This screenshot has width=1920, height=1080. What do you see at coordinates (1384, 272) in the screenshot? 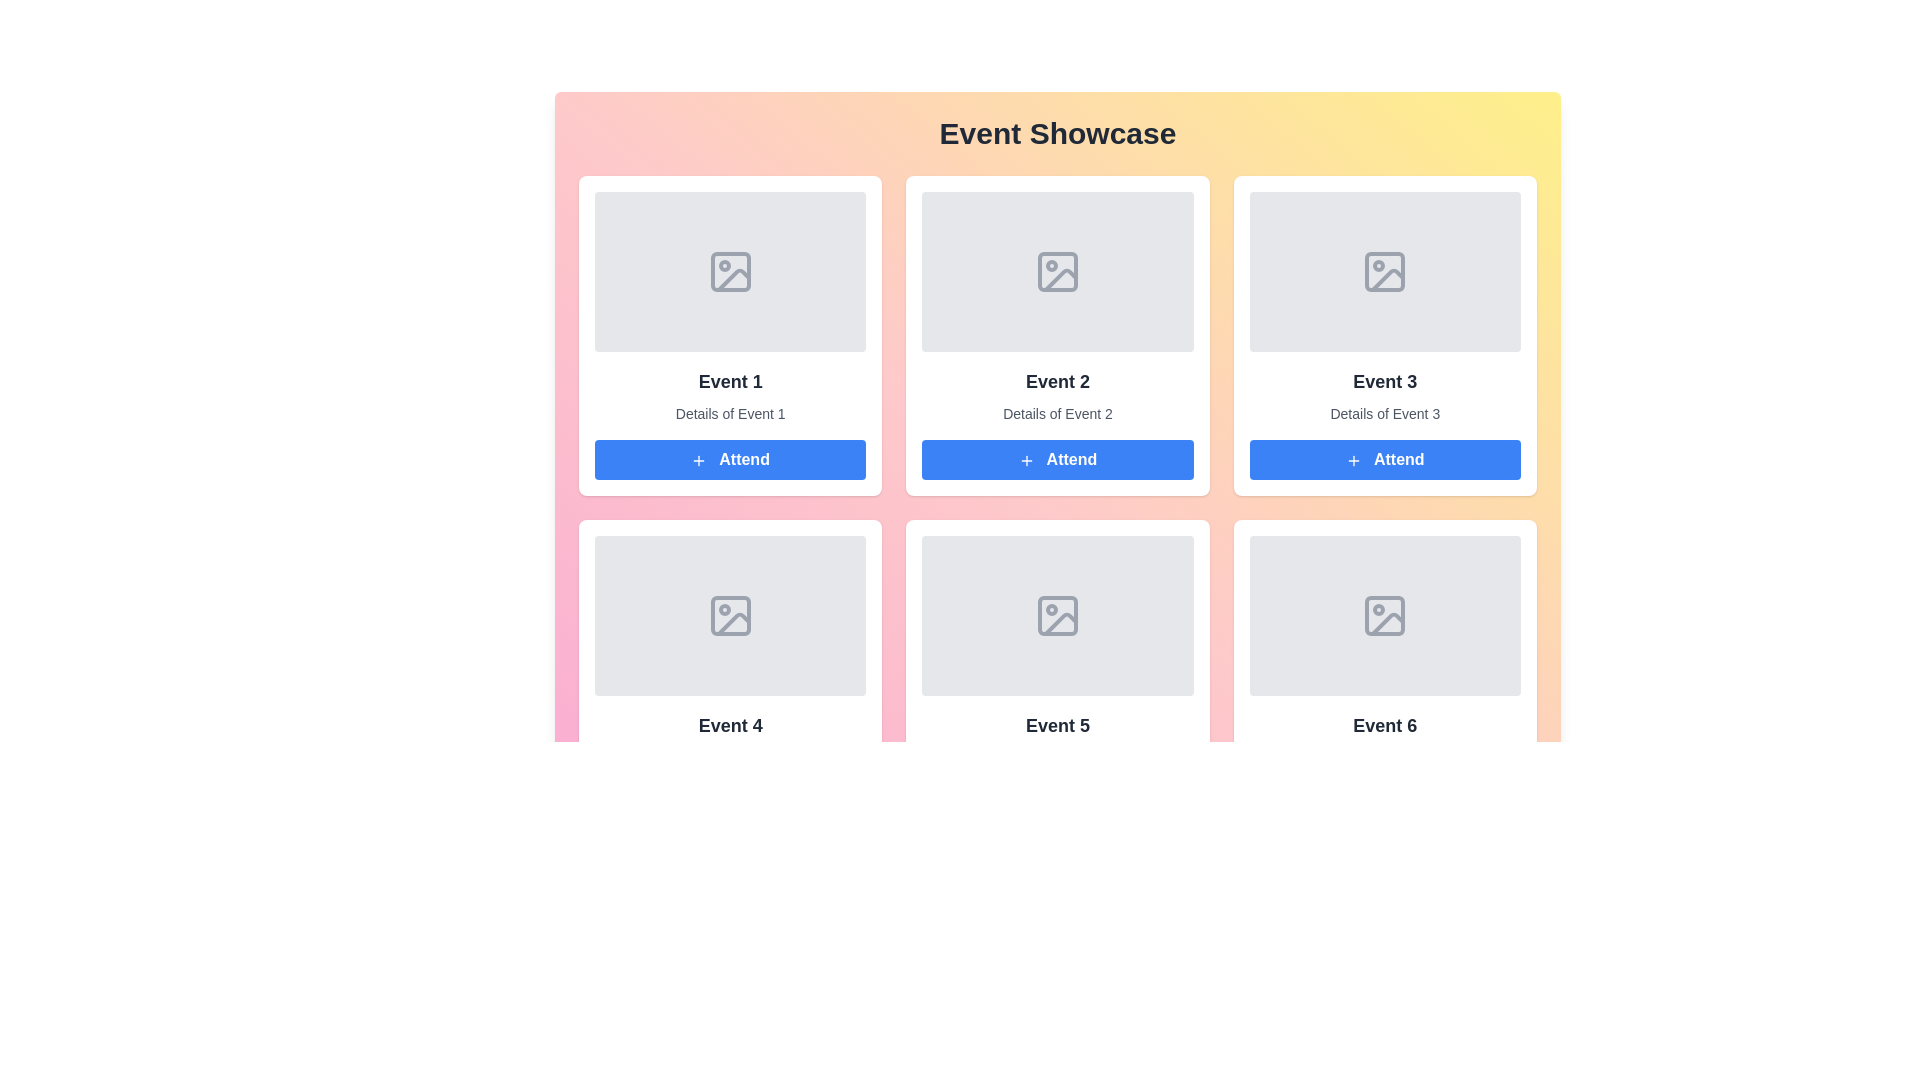
I see `the small rounded gray rectangle within the image placeholder icon in the third event card, located in the top row, third column of the layout grid` at bounding box center [1384, 272].